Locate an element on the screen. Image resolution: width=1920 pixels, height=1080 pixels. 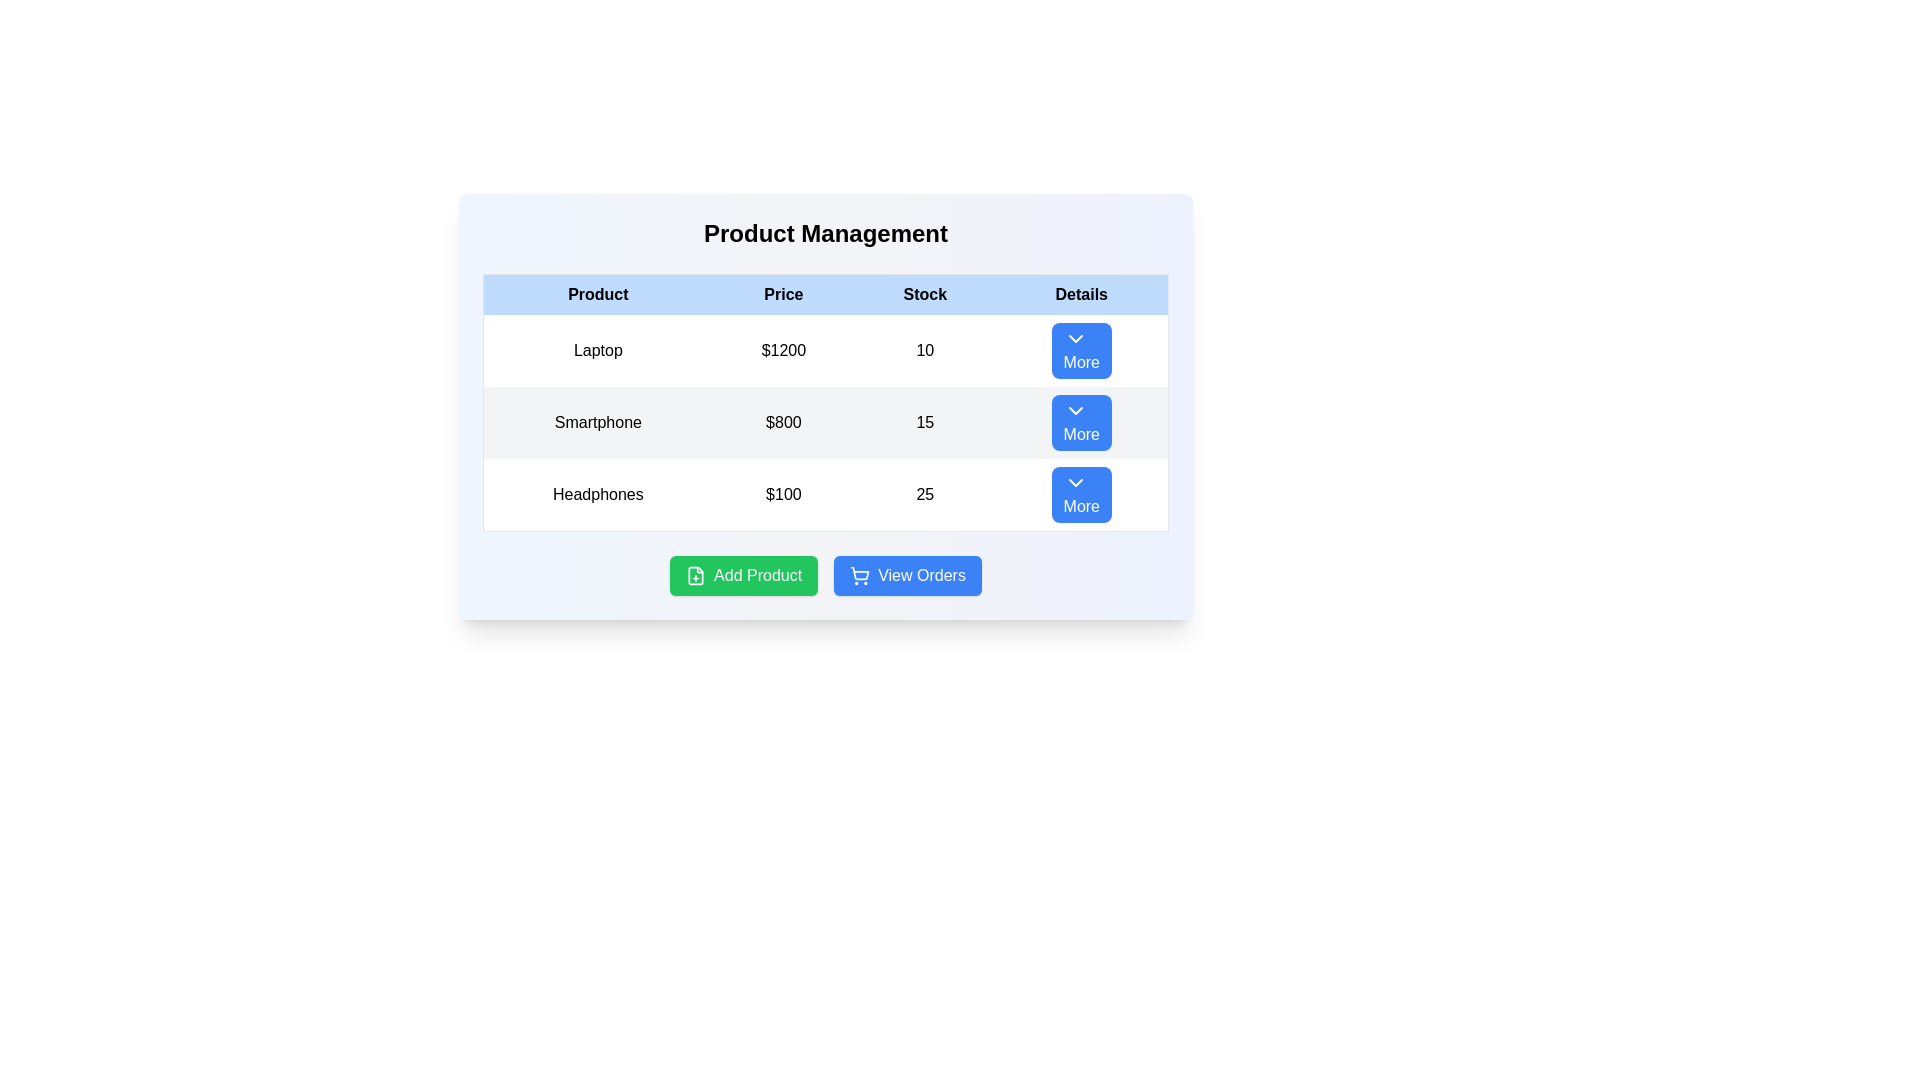
the header label for the 'Product' column in the table, which is the first element in the header row of the 'Product Management' section is located at coordinates (597, 294).